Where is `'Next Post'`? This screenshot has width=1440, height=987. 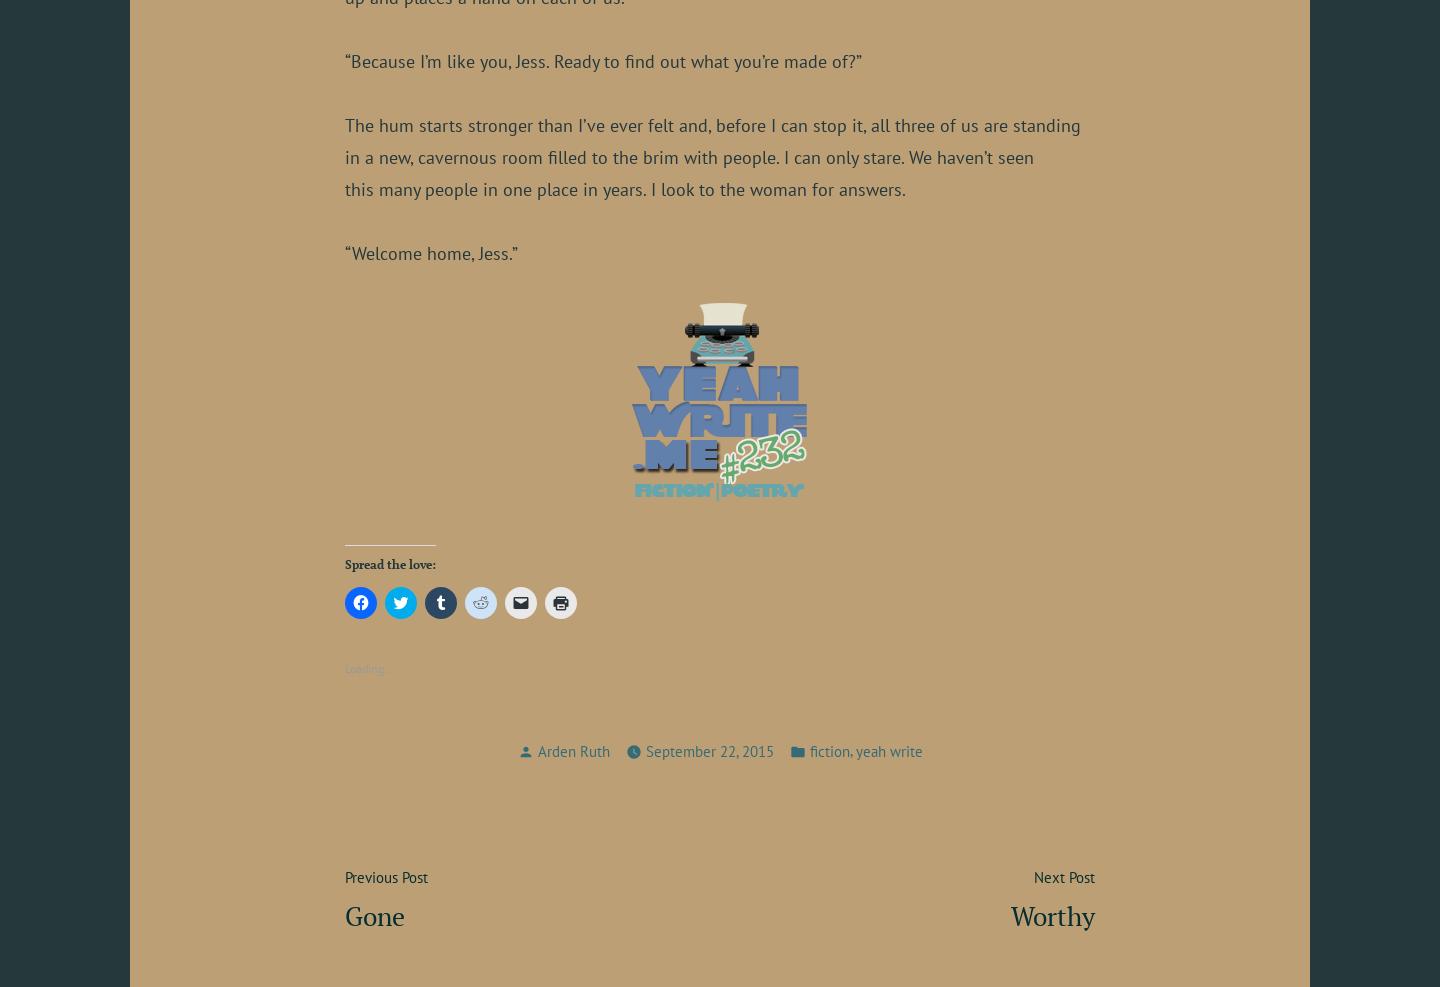
'Next Post' is located at coordinates (1064, 876).